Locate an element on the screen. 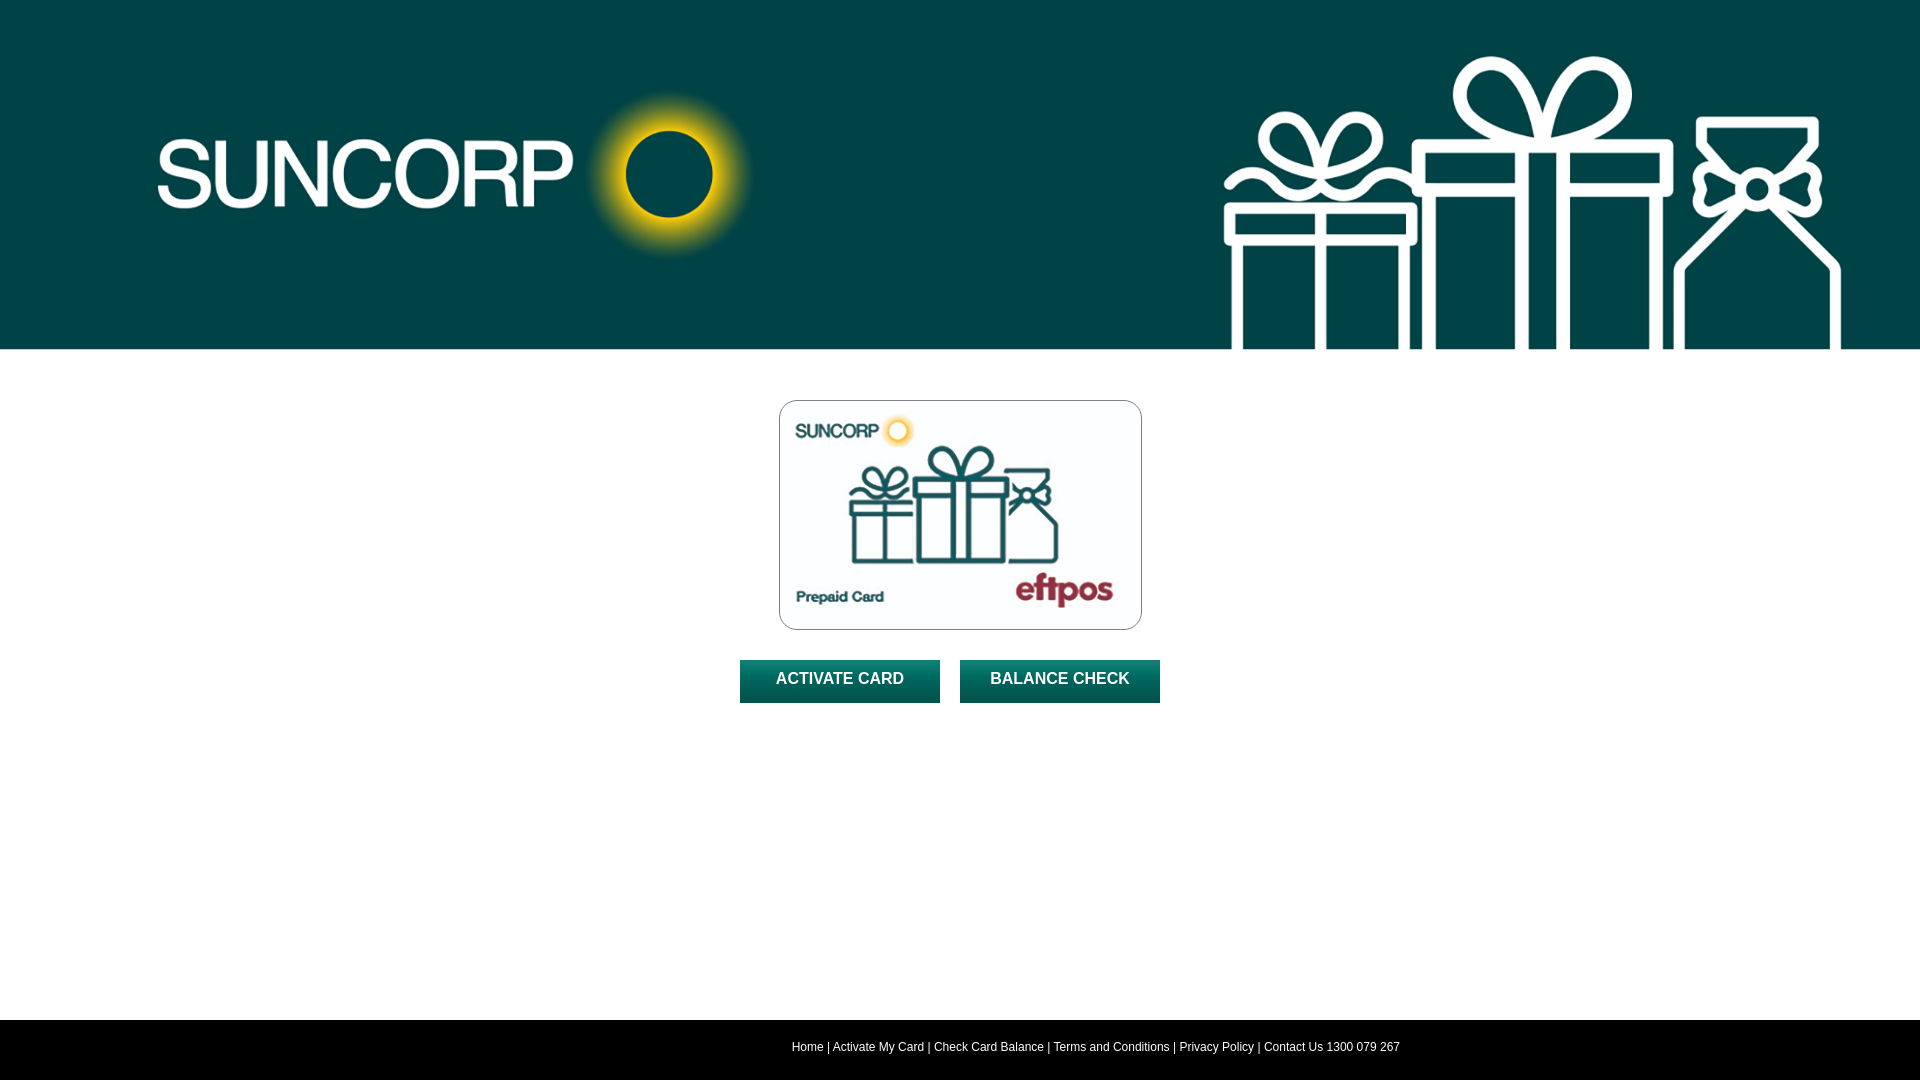 This screenshot has height=1080, width=1920. 'Home' is located at coordinates (807, 1045).